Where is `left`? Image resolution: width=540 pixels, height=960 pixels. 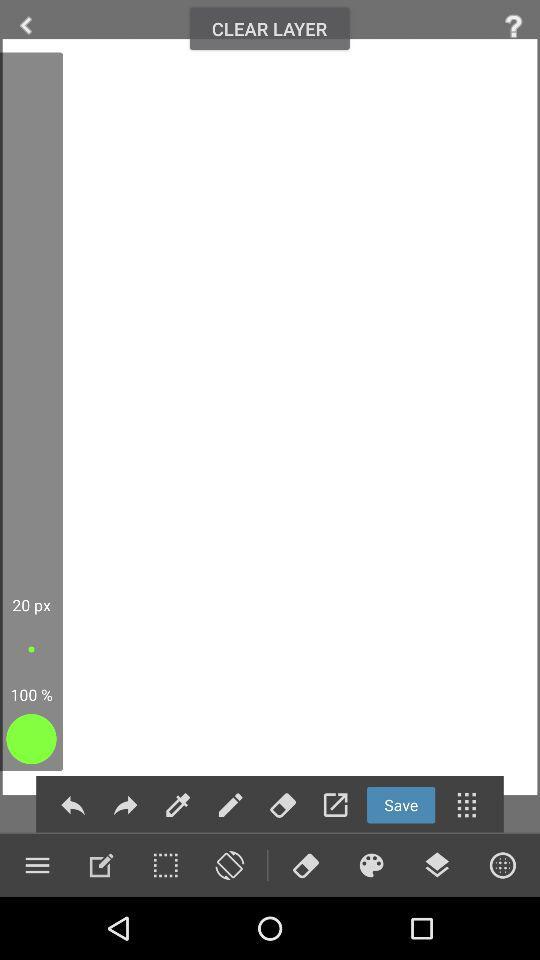 left is located at coordinates (25, 25).